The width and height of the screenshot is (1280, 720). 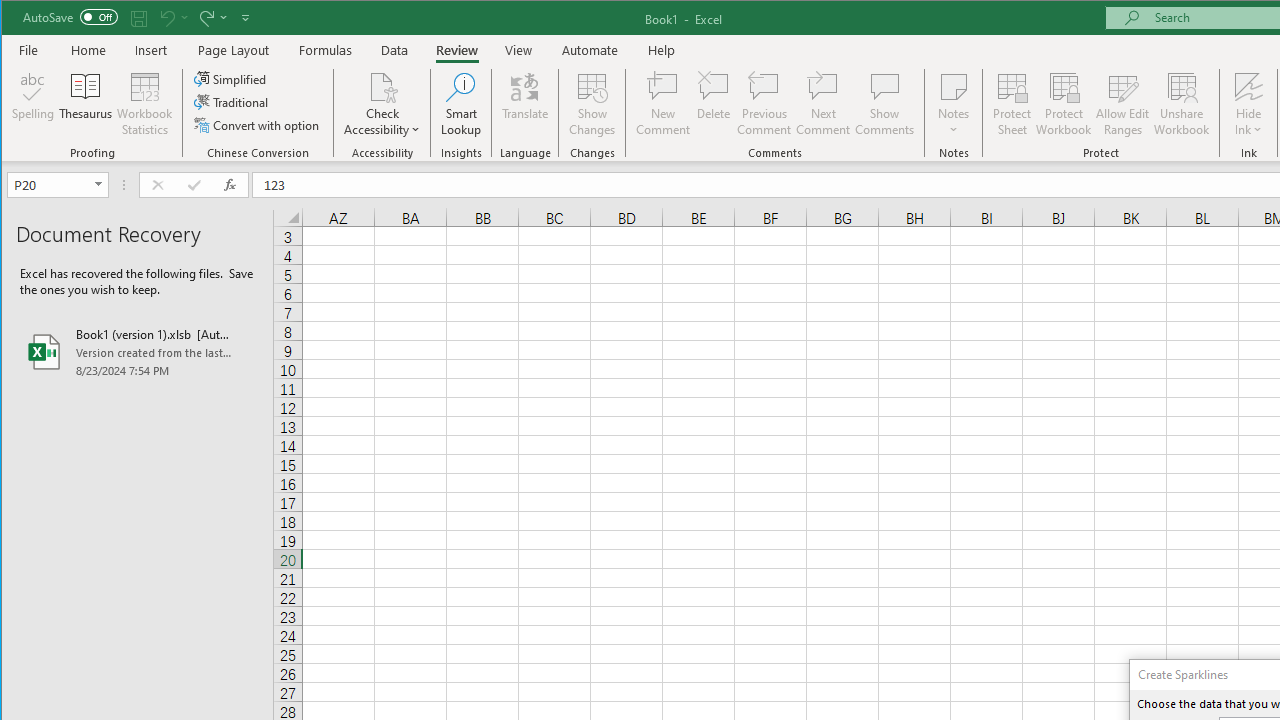 I want to click on 'Automate', so click(x=589, y=49).